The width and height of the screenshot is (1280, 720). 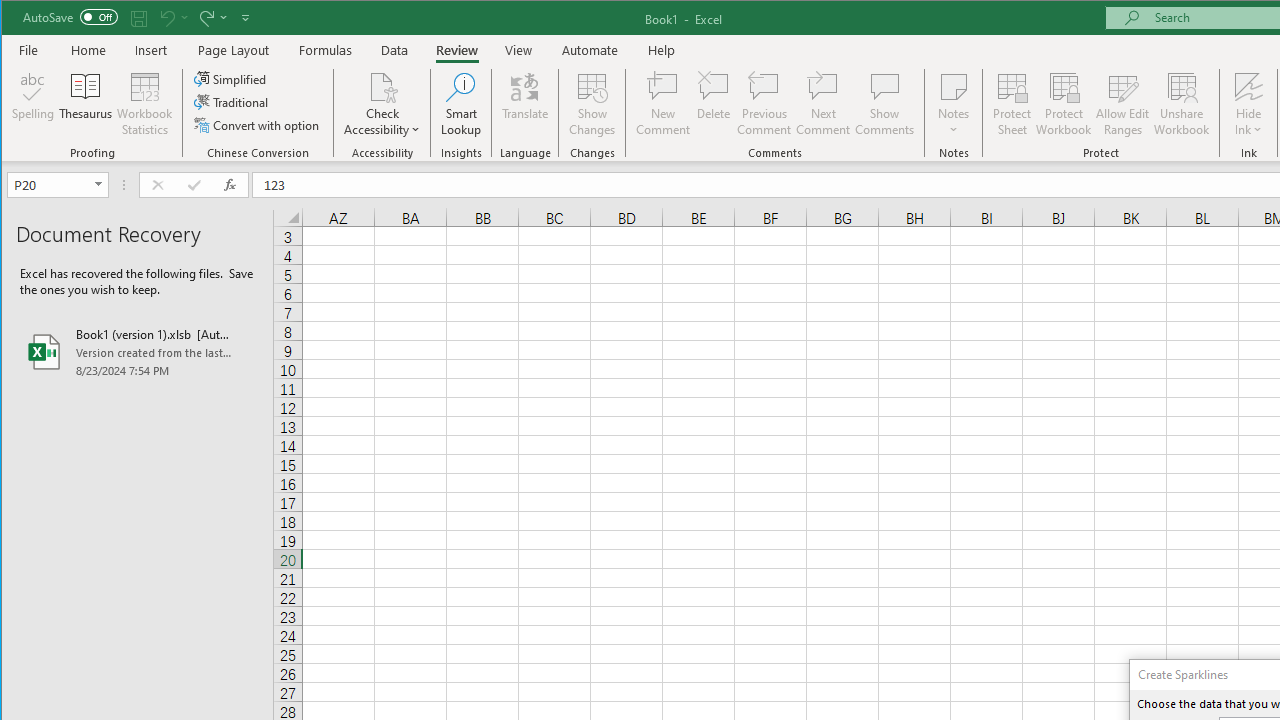 I want to click on 'Automate', so click(x=589, y=49).